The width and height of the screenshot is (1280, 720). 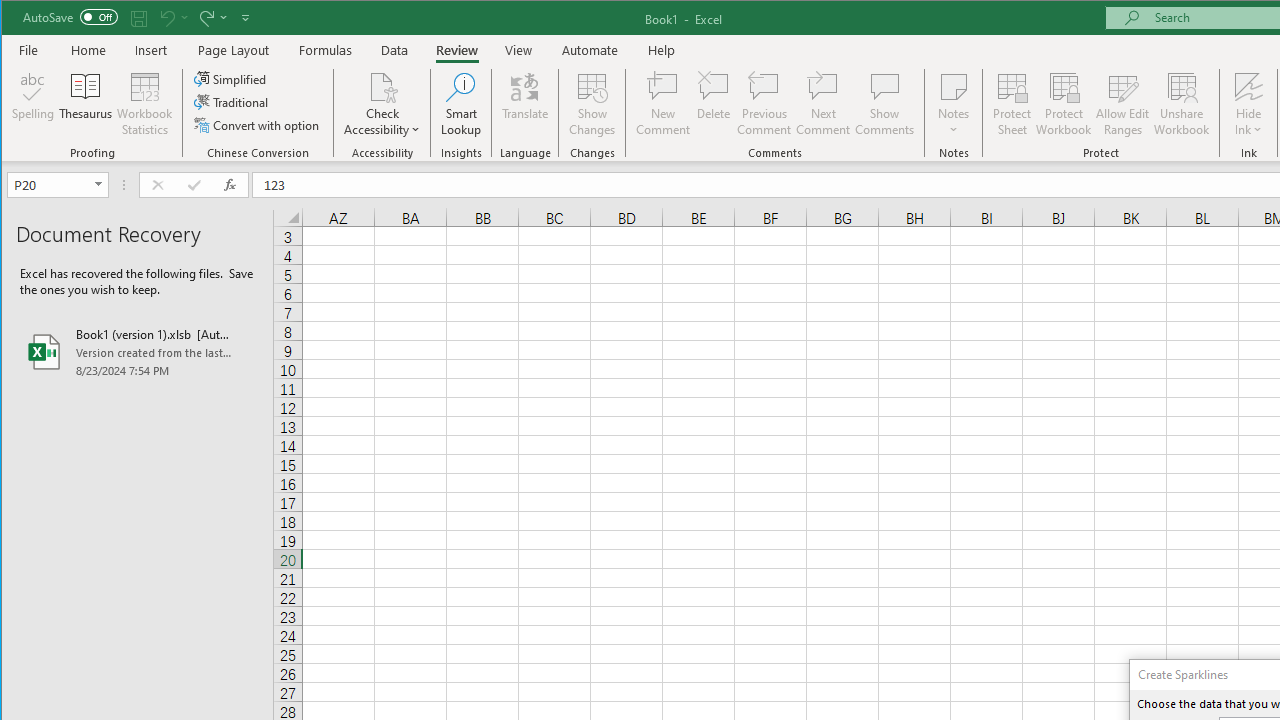 I want to click on 'Automate', so click(x=589, y=49).